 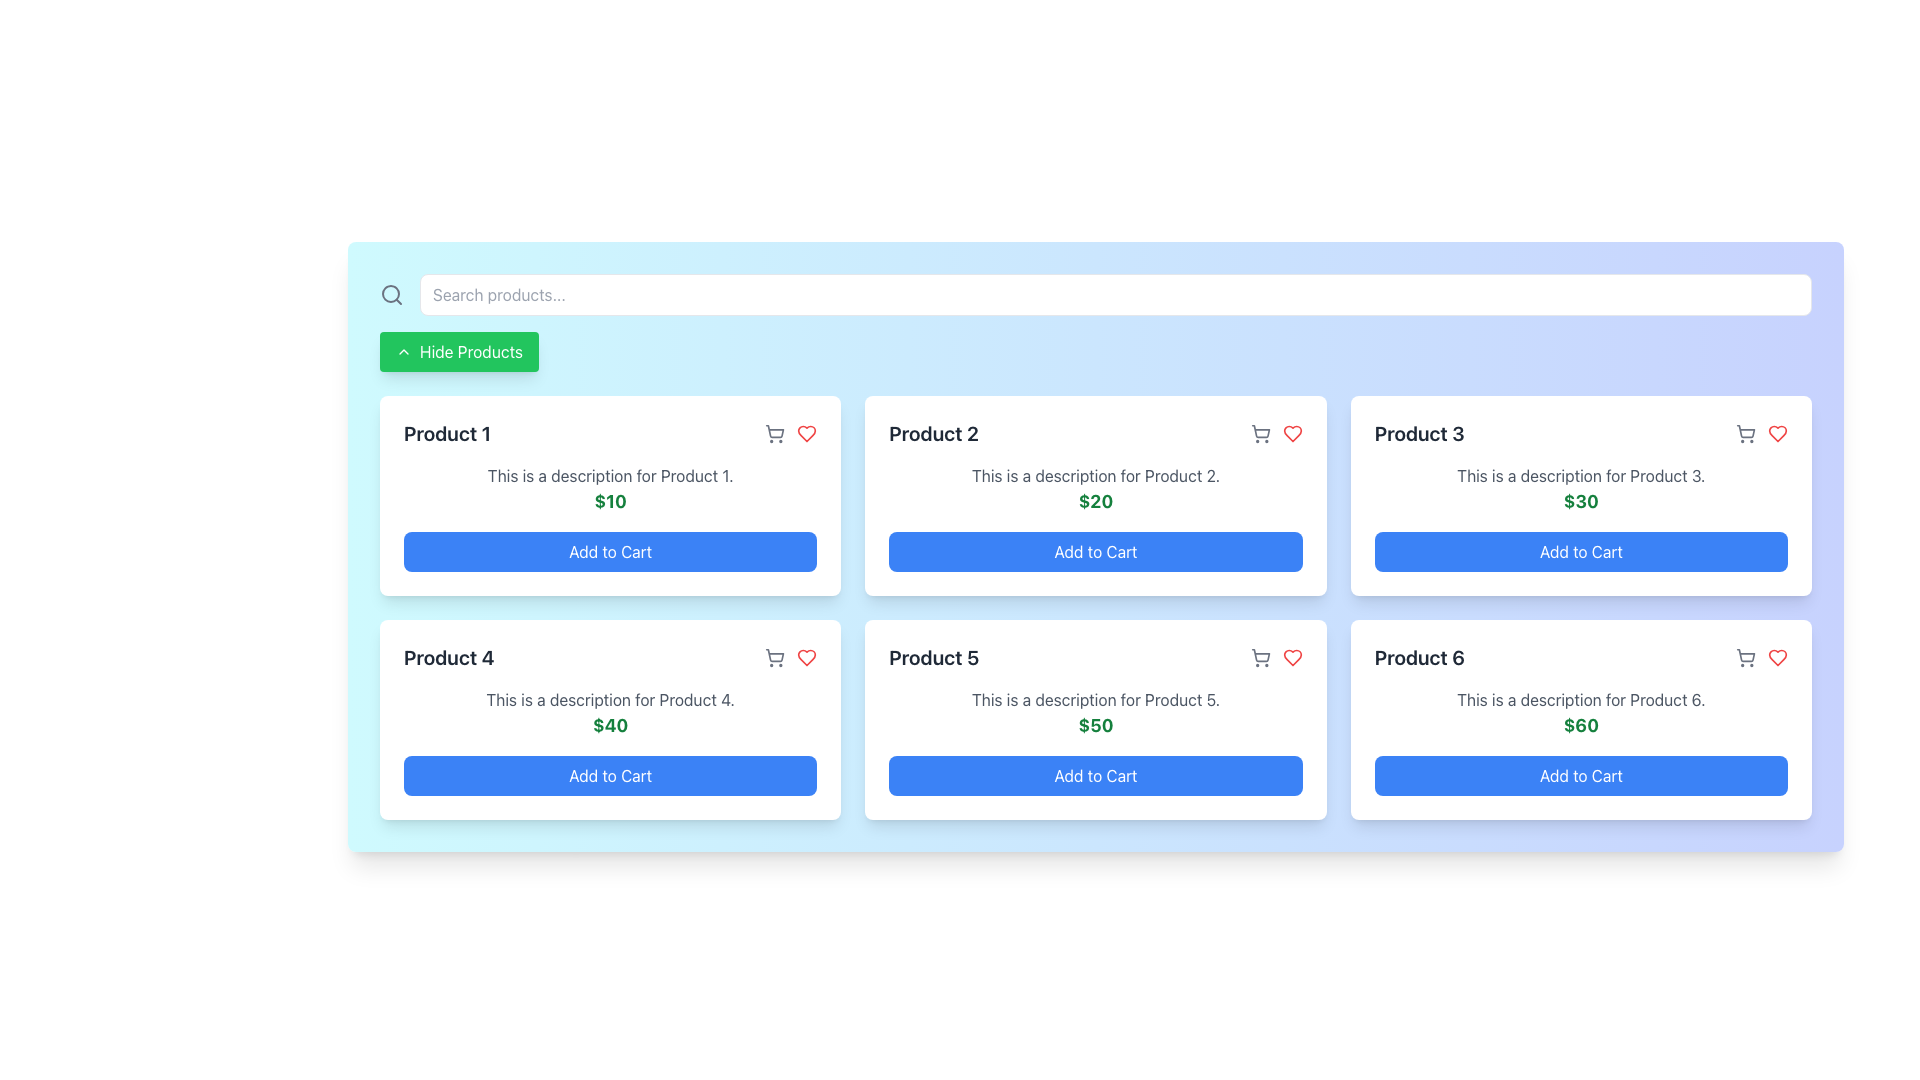 I want to click on the button that adds 'Product 4' to the shopping cart, located beneath the text '$40' in the bottom-central region of the product card, so click(x=609, y=774).